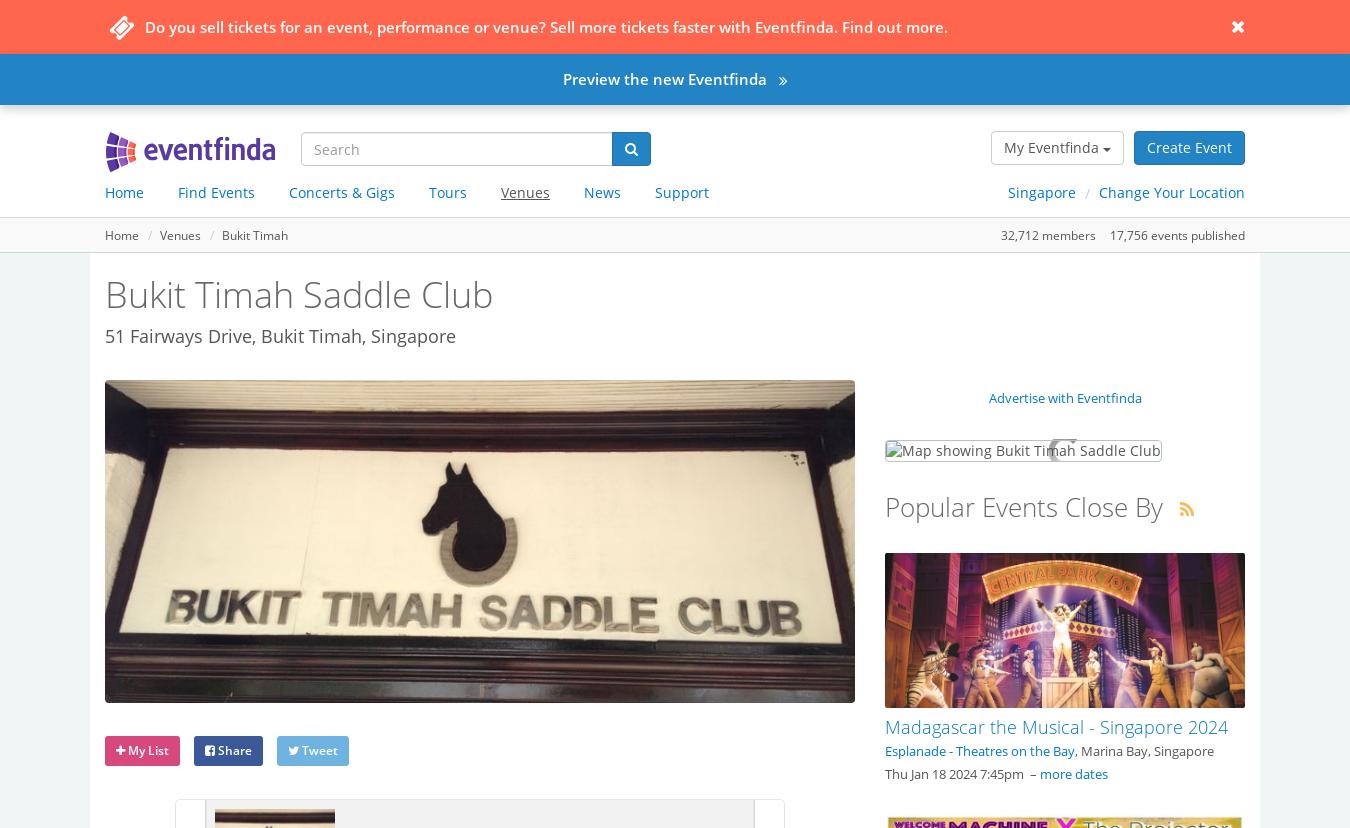 This screenshot has width=1350, height=828. What do you see at coordinates (1040, 773) in the screenshot?
I see `'more dates'` at bounding box center [1040, 773].